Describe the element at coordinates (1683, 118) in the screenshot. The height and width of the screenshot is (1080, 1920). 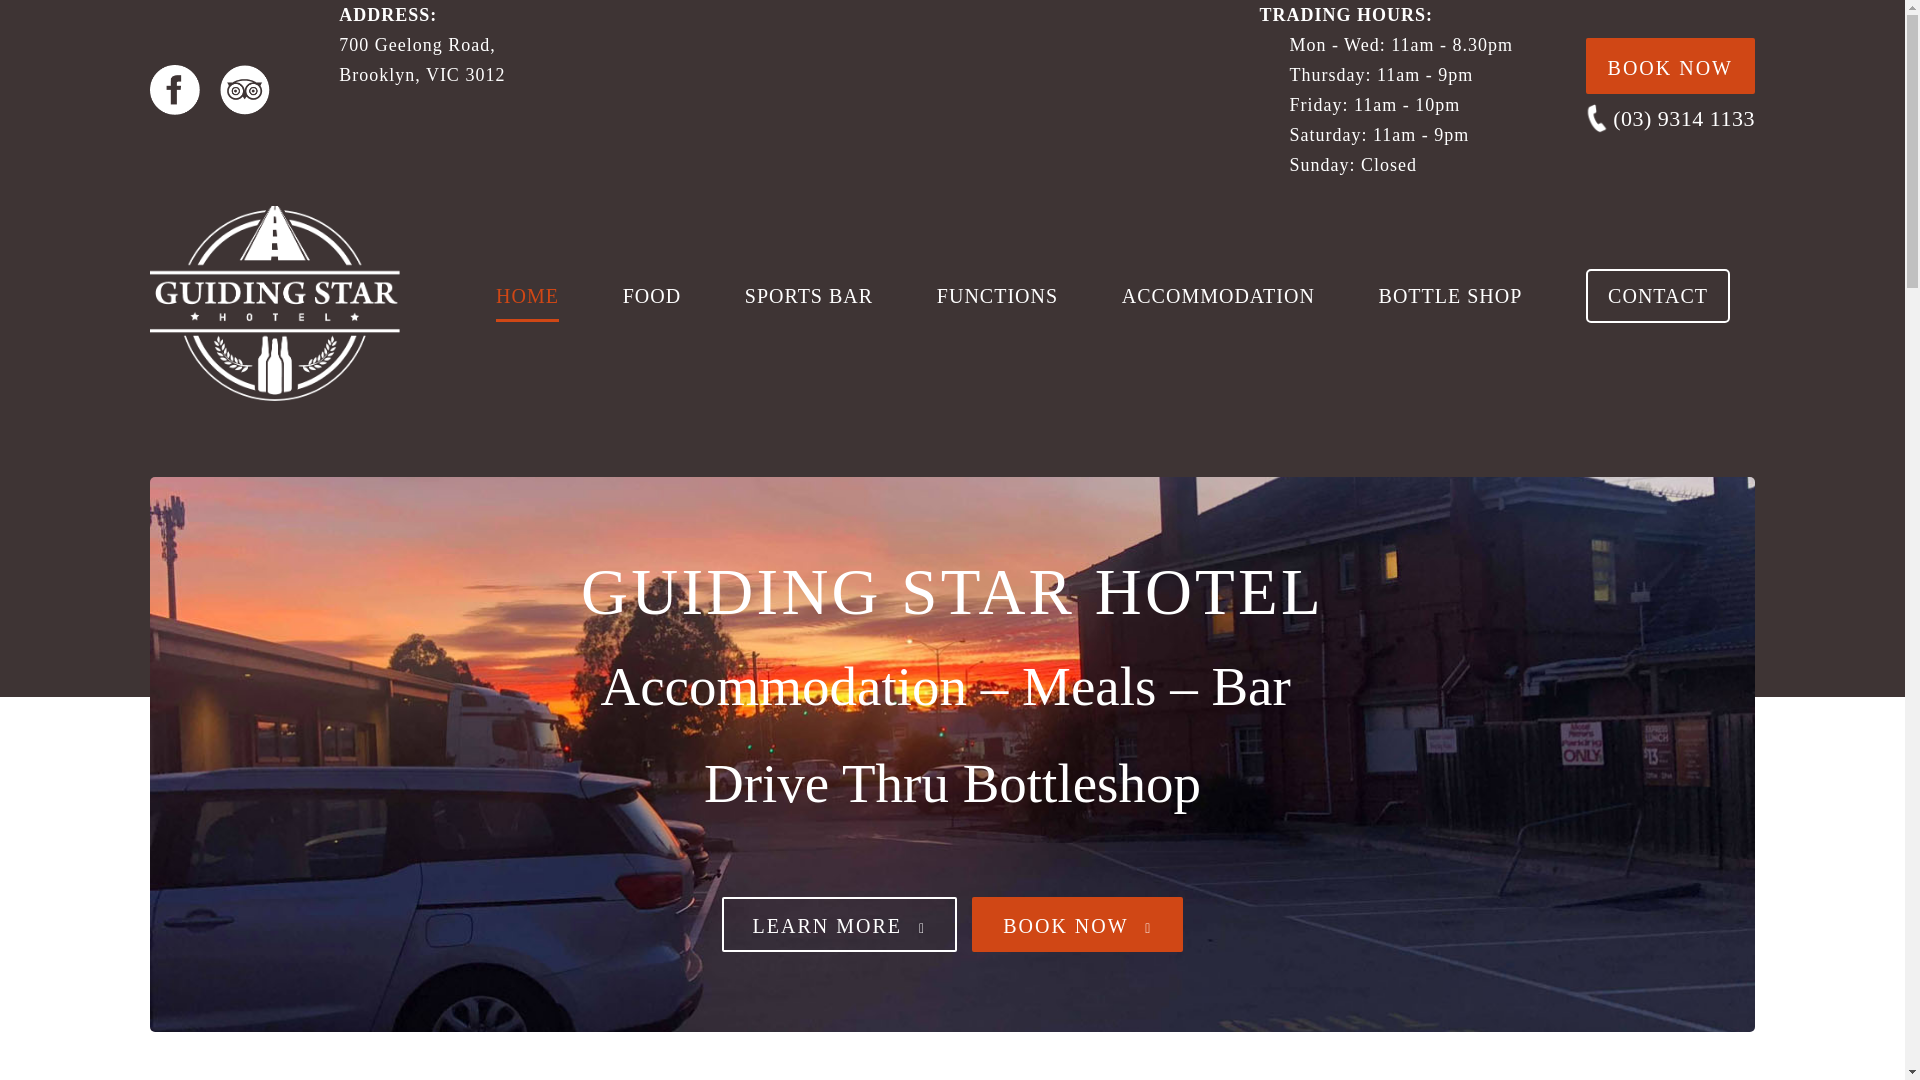
I see `'(03) 9314 1133'` at that location.